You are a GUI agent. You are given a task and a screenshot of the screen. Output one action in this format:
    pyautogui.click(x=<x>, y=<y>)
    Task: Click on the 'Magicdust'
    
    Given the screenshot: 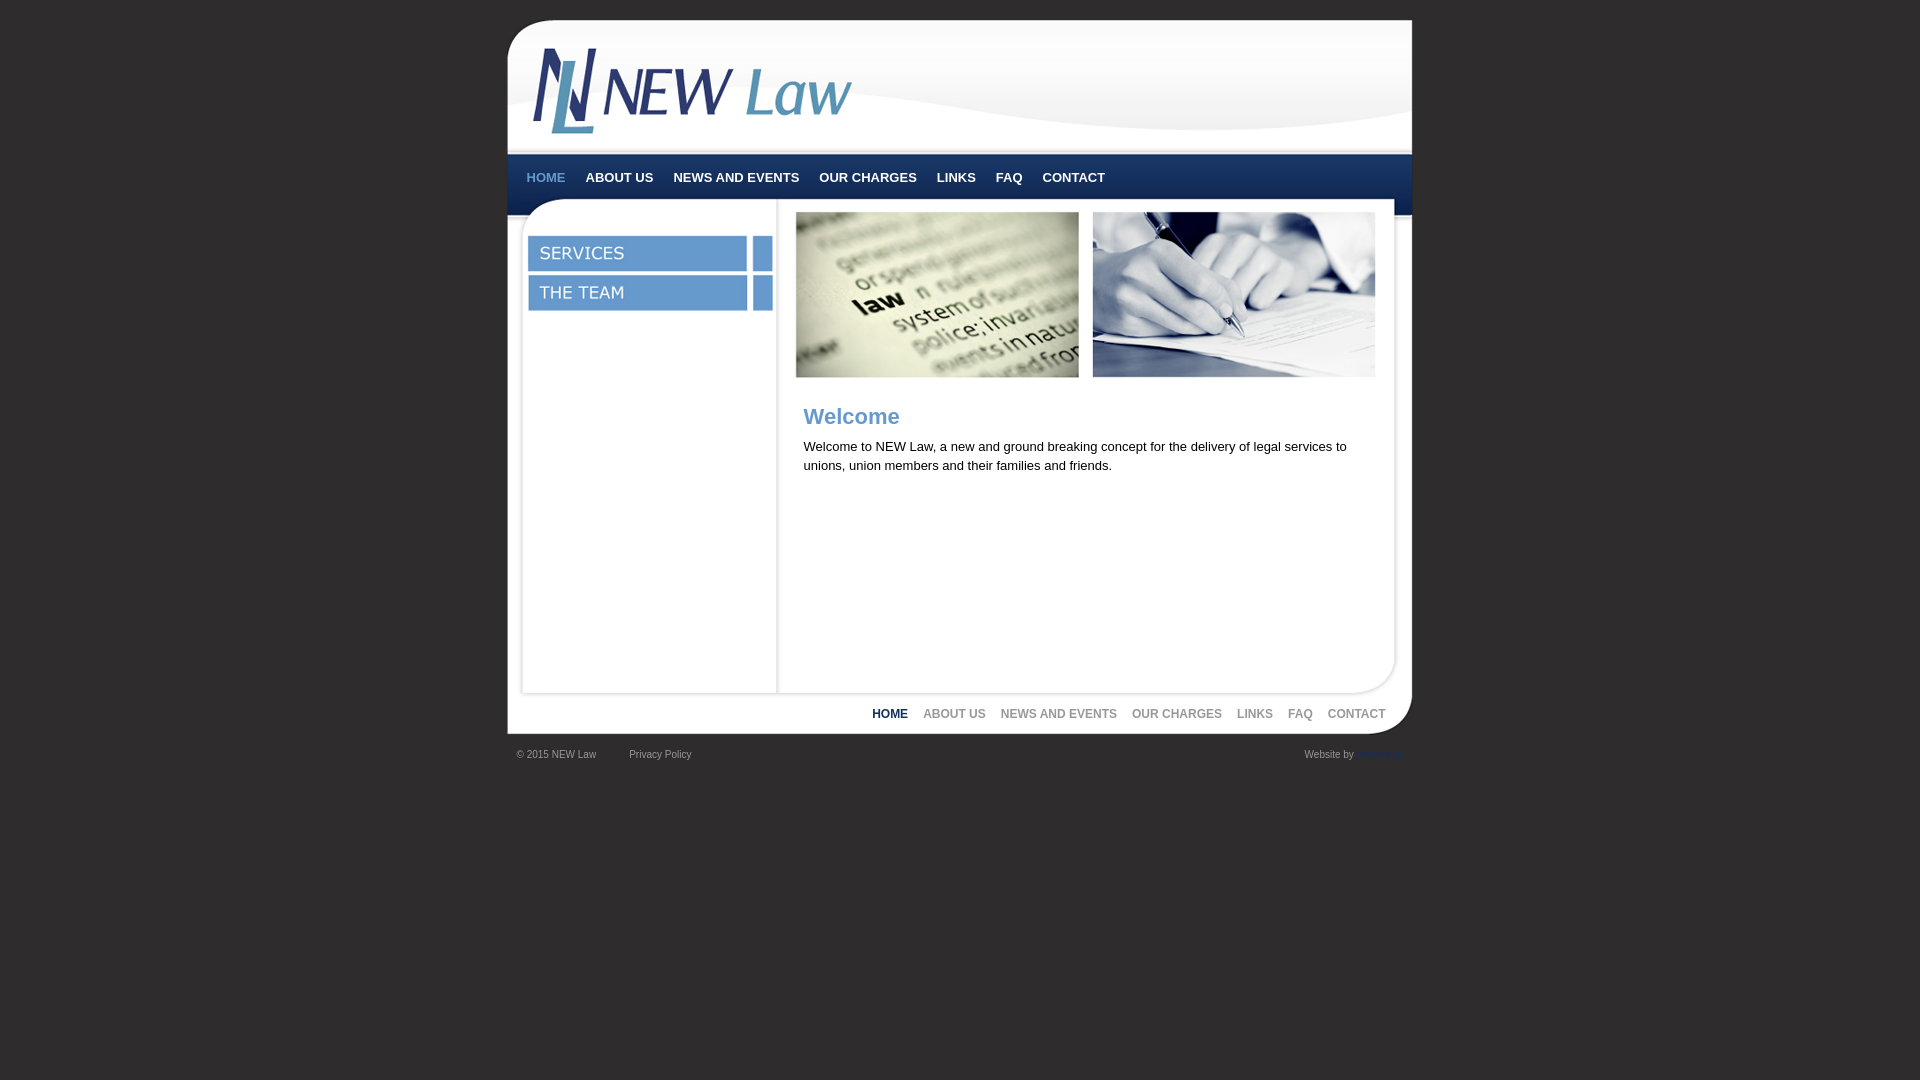 What is the action you would take?
    pyautogui.click(x=1357, y=754)
    